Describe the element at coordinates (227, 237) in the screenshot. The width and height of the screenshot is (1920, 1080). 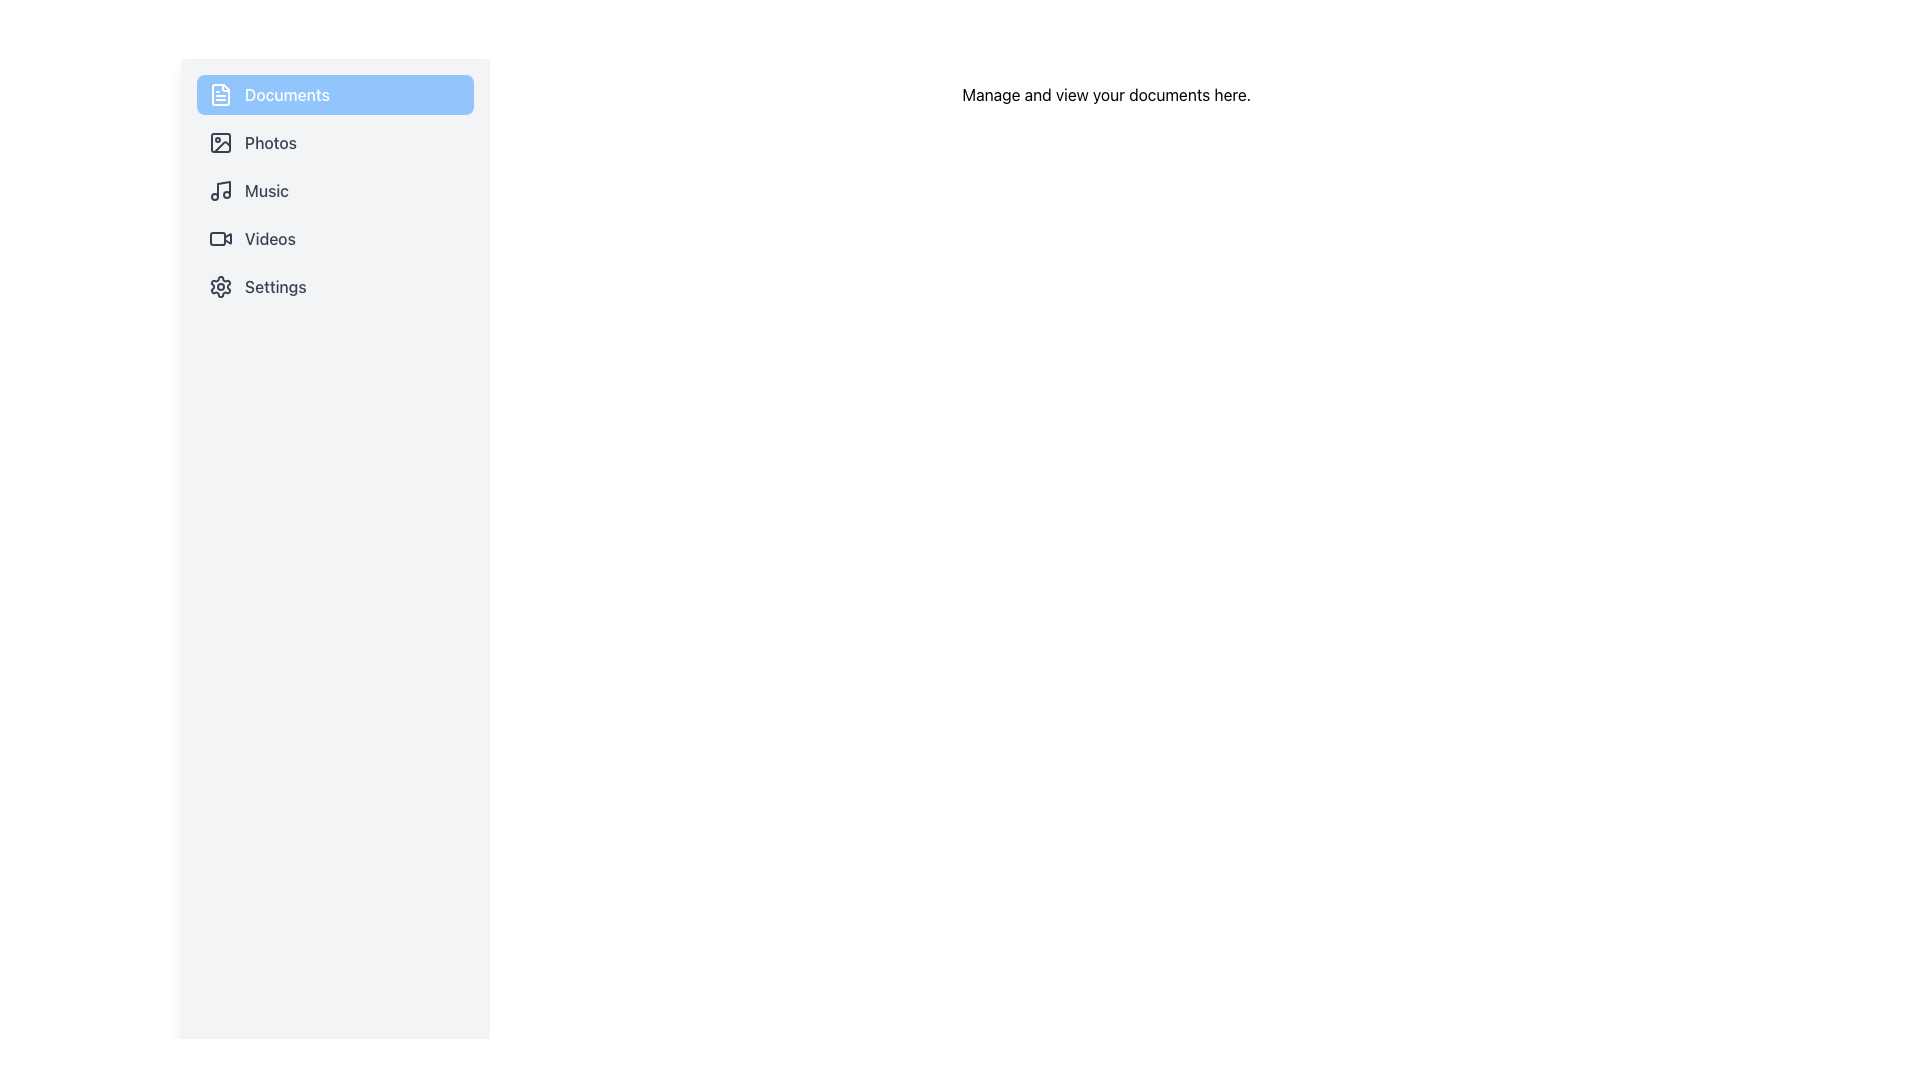
I see `the video icon in the sidebar navigation menu, which is positioned to the left of the 'Videos' label and between 'Music' and 'Settings'` at that location.